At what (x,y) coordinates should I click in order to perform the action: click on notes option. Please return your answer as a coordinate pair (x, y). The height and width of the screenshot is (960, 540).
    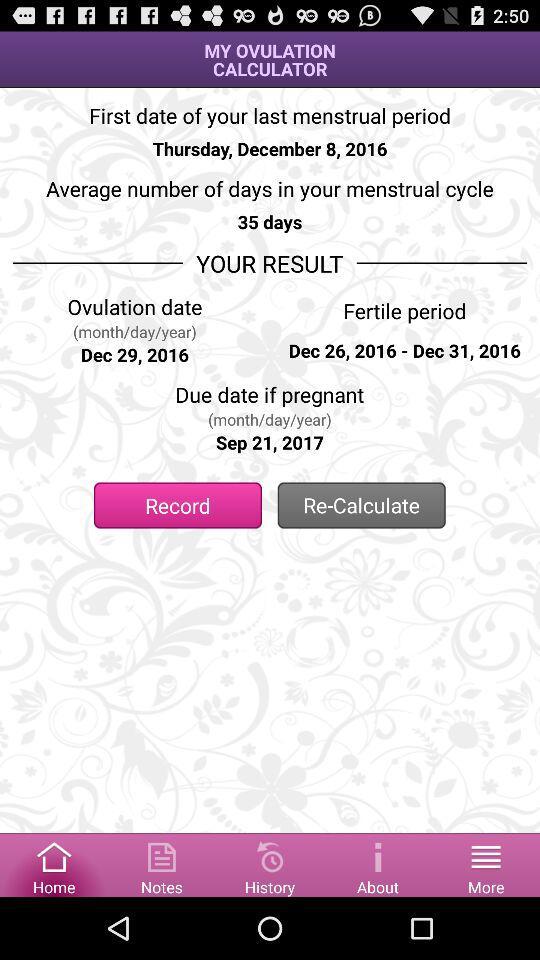
    Looking at the image, I should click on (161, 863).